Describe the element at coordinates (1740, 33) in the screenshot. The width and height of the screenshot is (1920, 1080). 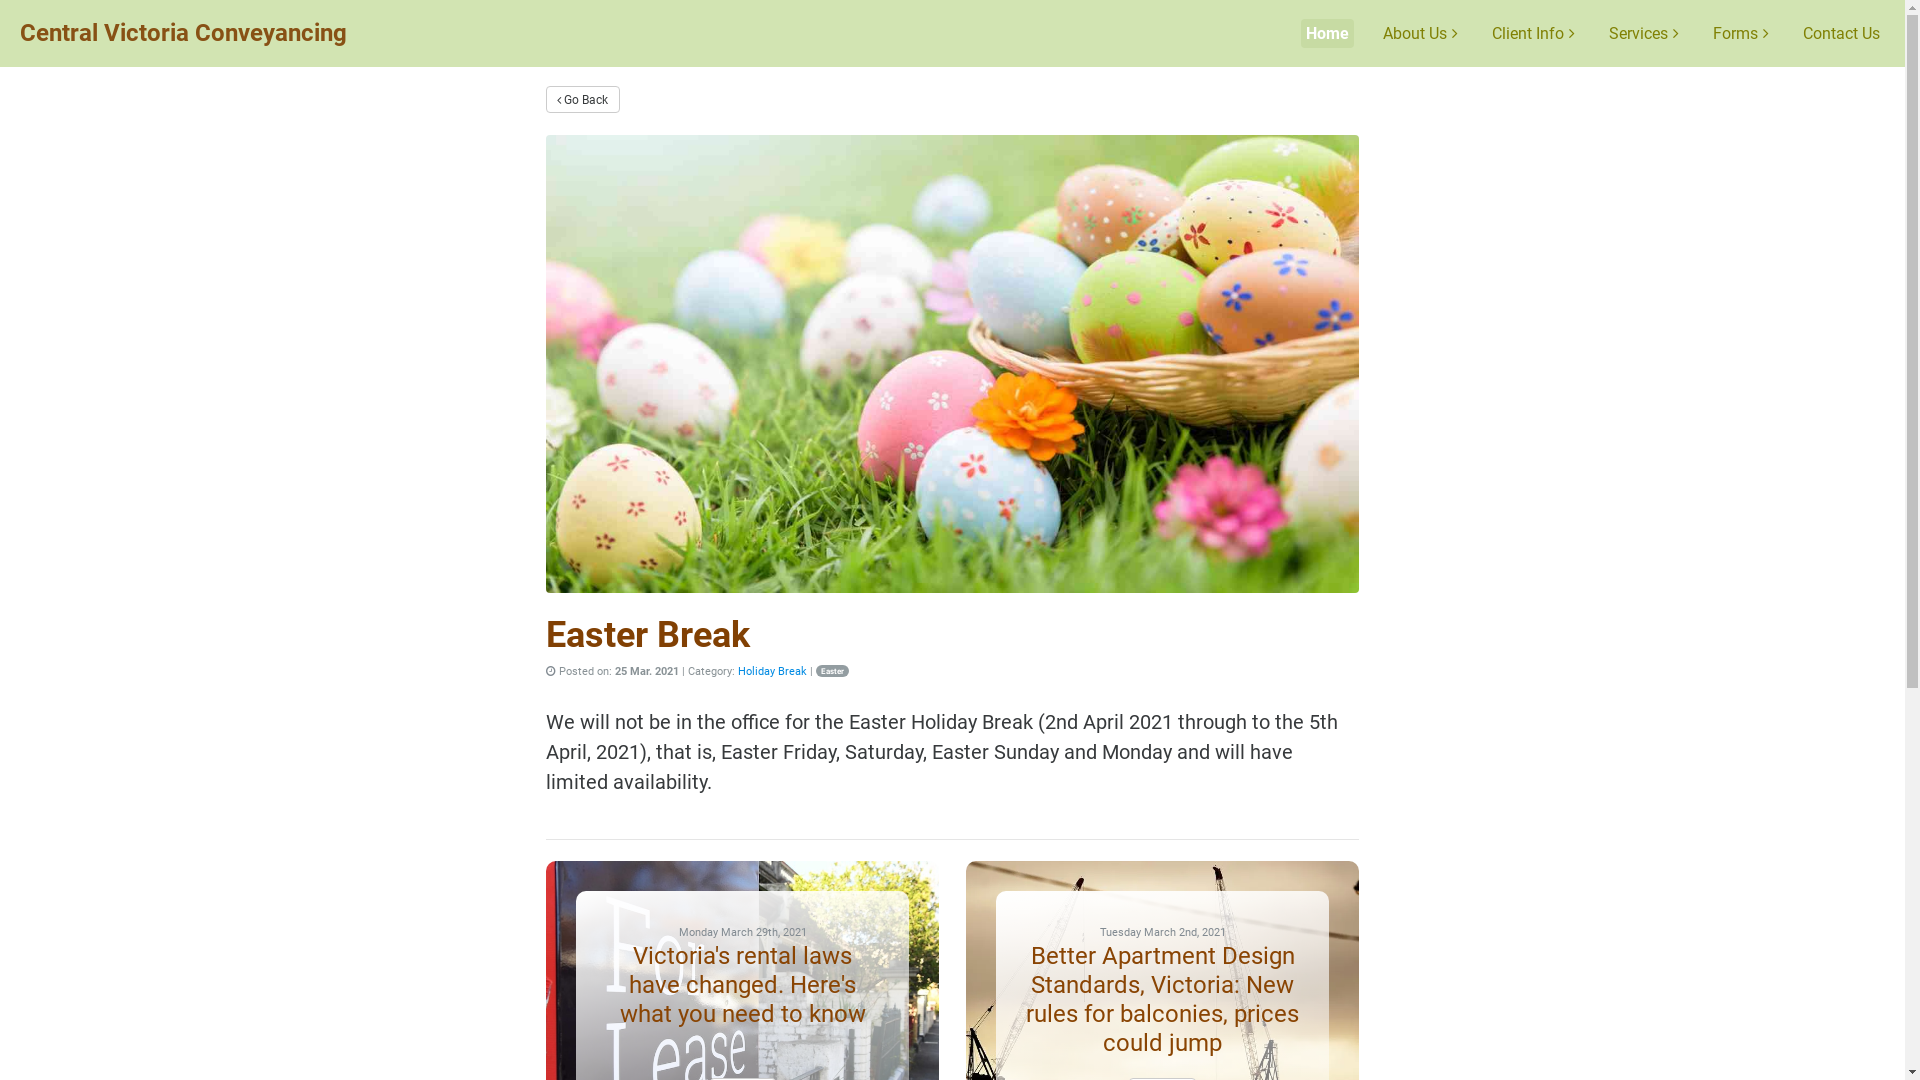
I see `'Forms'` at that location.